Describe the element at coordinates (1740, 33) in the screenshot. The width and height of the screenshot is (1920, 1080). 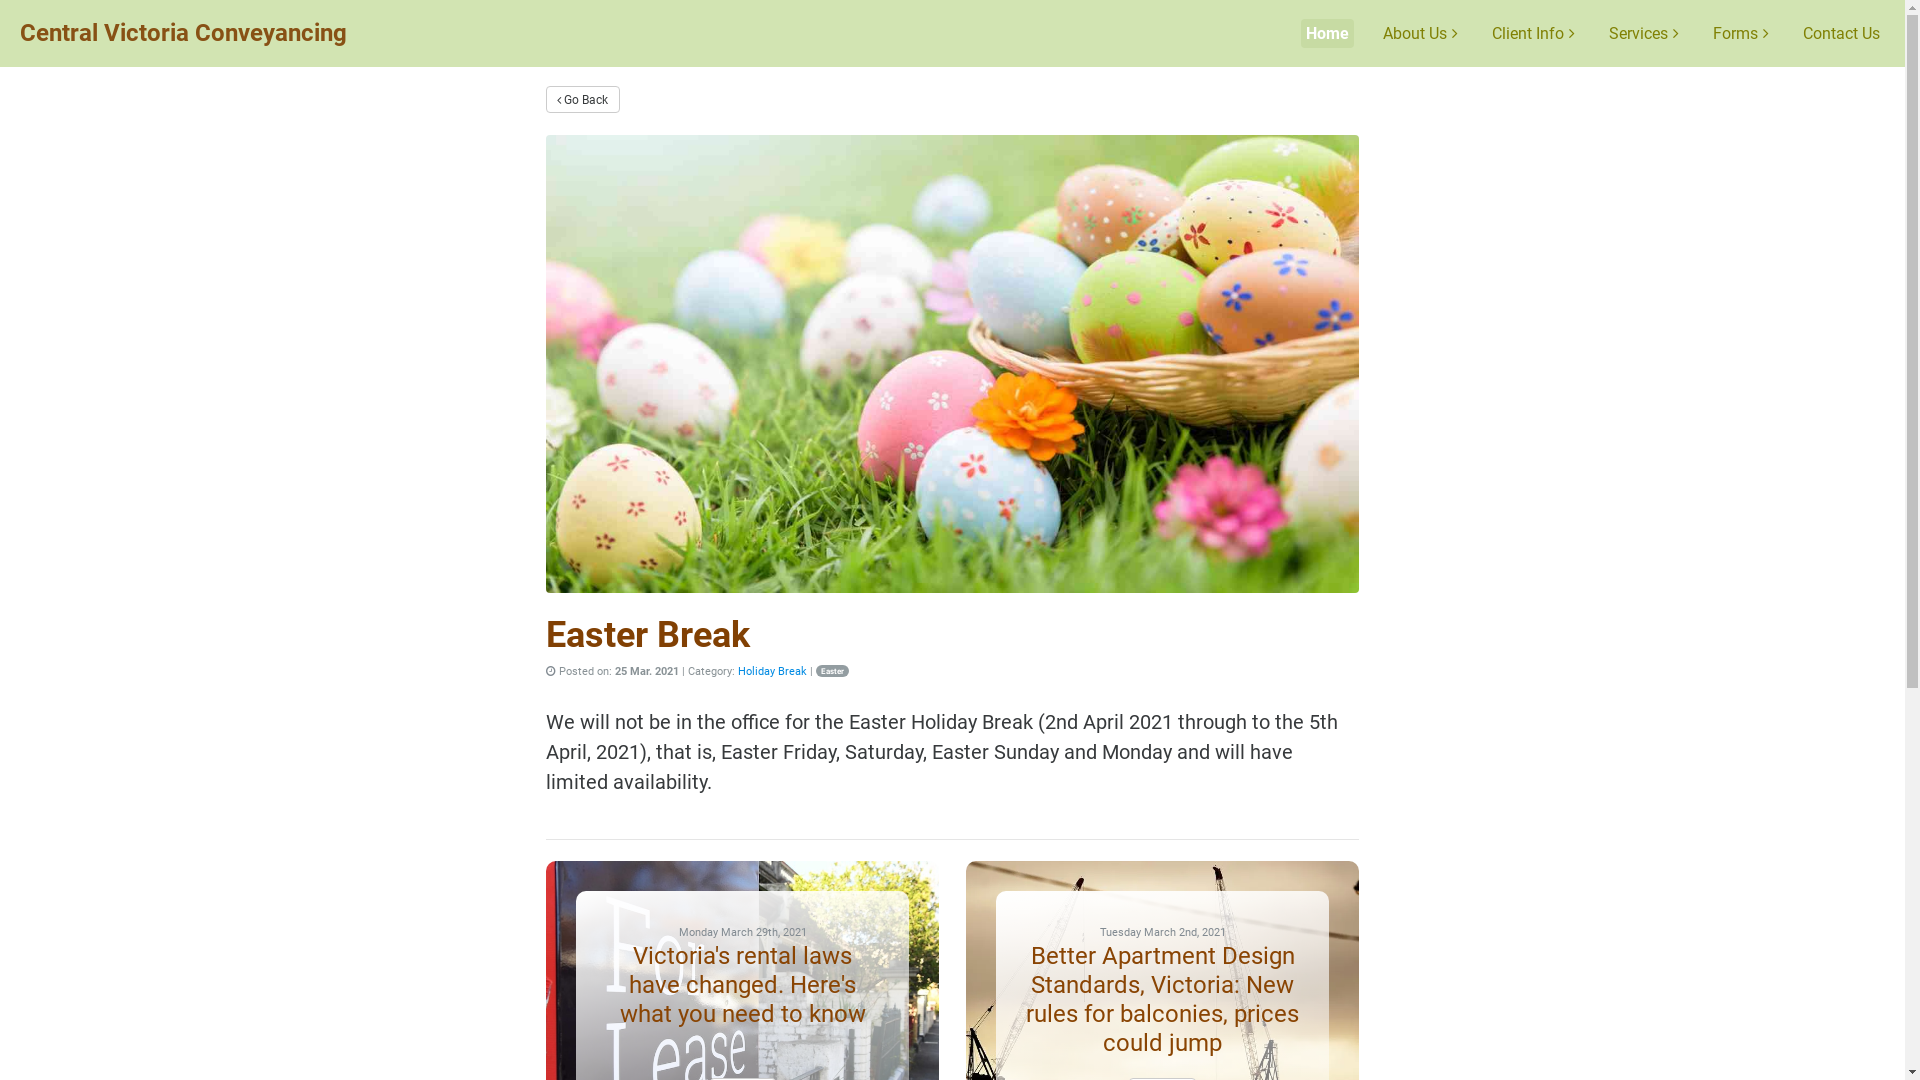
I see `'Forms'` at that location.